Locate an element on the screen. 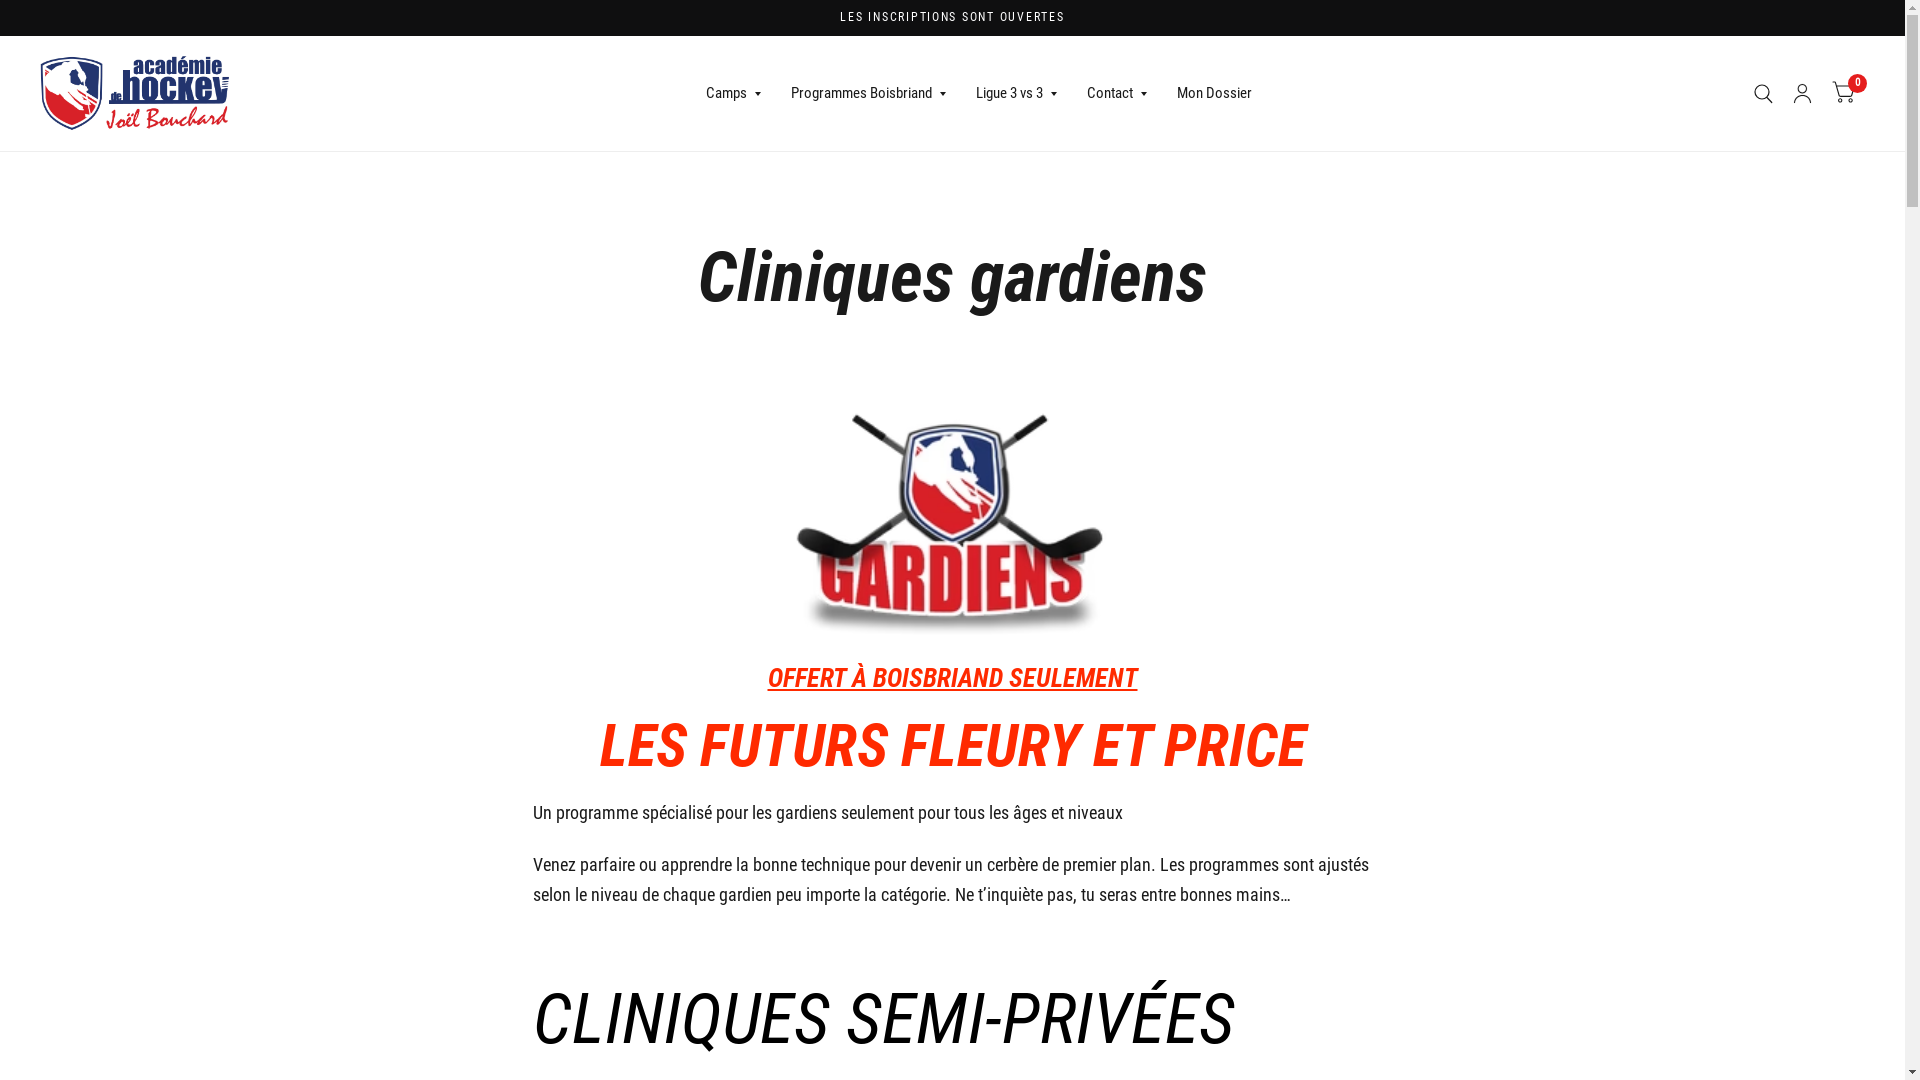 This screenshot has width=1920, height=1080. 'Ligue 3 vs 3' is located at coordinates (1016, 93).